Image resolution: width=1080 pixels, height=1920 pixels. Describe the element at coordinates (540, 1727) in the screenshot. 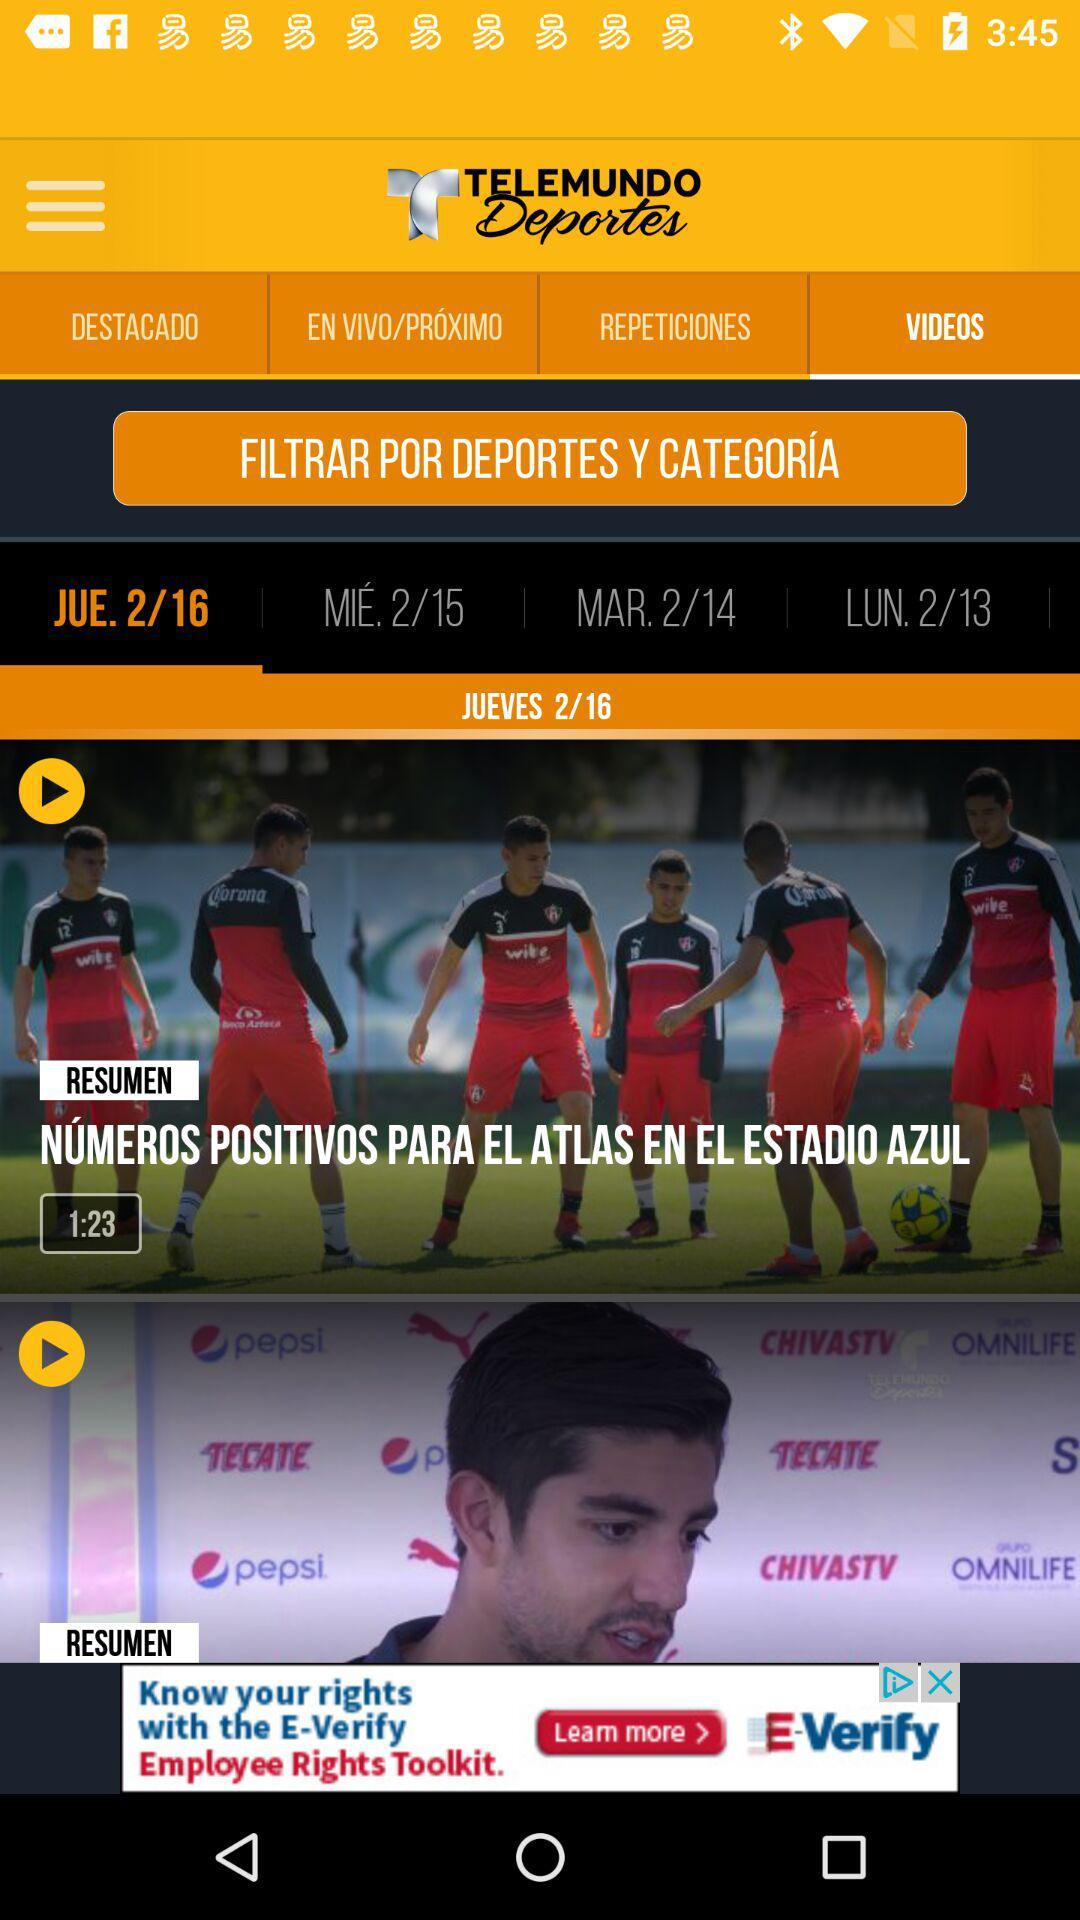

I see `advertisement banner` at that location.